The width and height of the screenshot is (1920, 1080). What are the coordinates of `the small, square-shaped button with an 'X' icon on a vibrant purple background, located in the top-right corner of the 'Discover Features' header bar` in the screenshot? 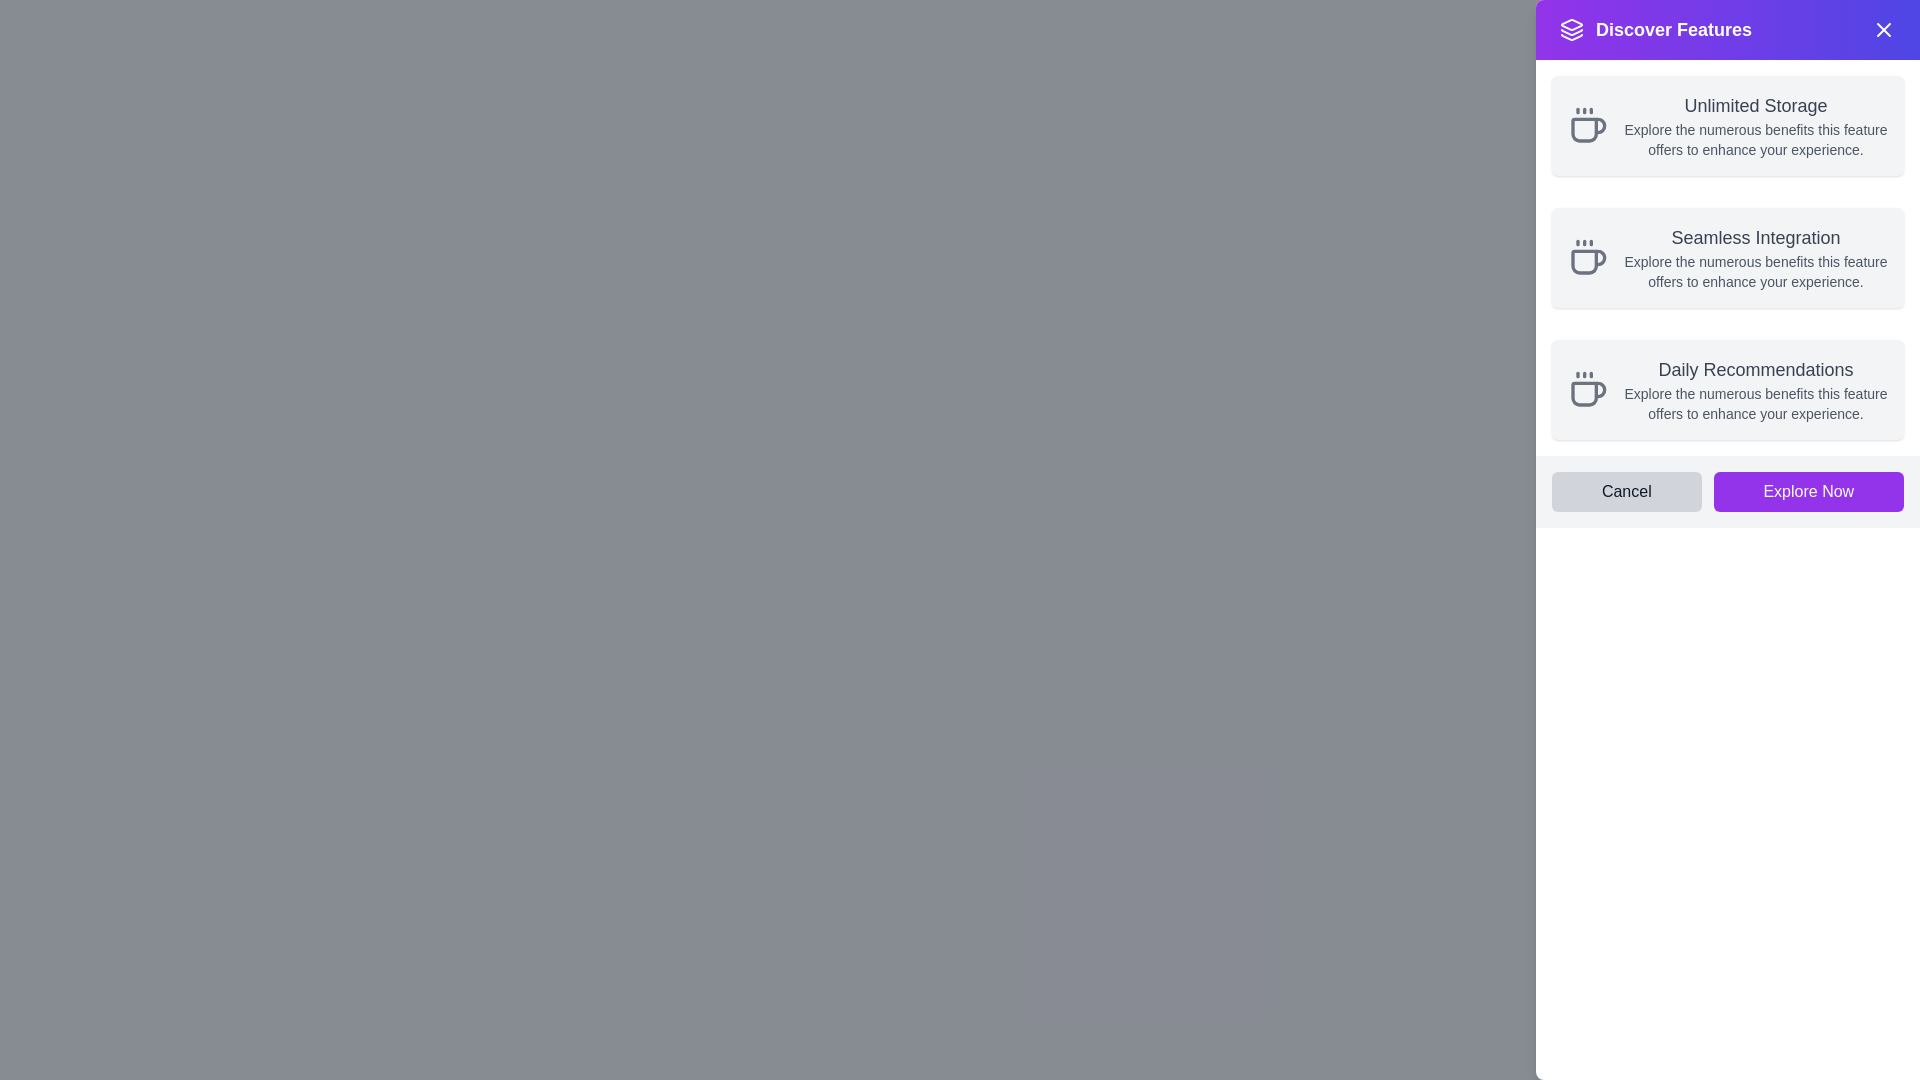 It's located at (1882, 30).